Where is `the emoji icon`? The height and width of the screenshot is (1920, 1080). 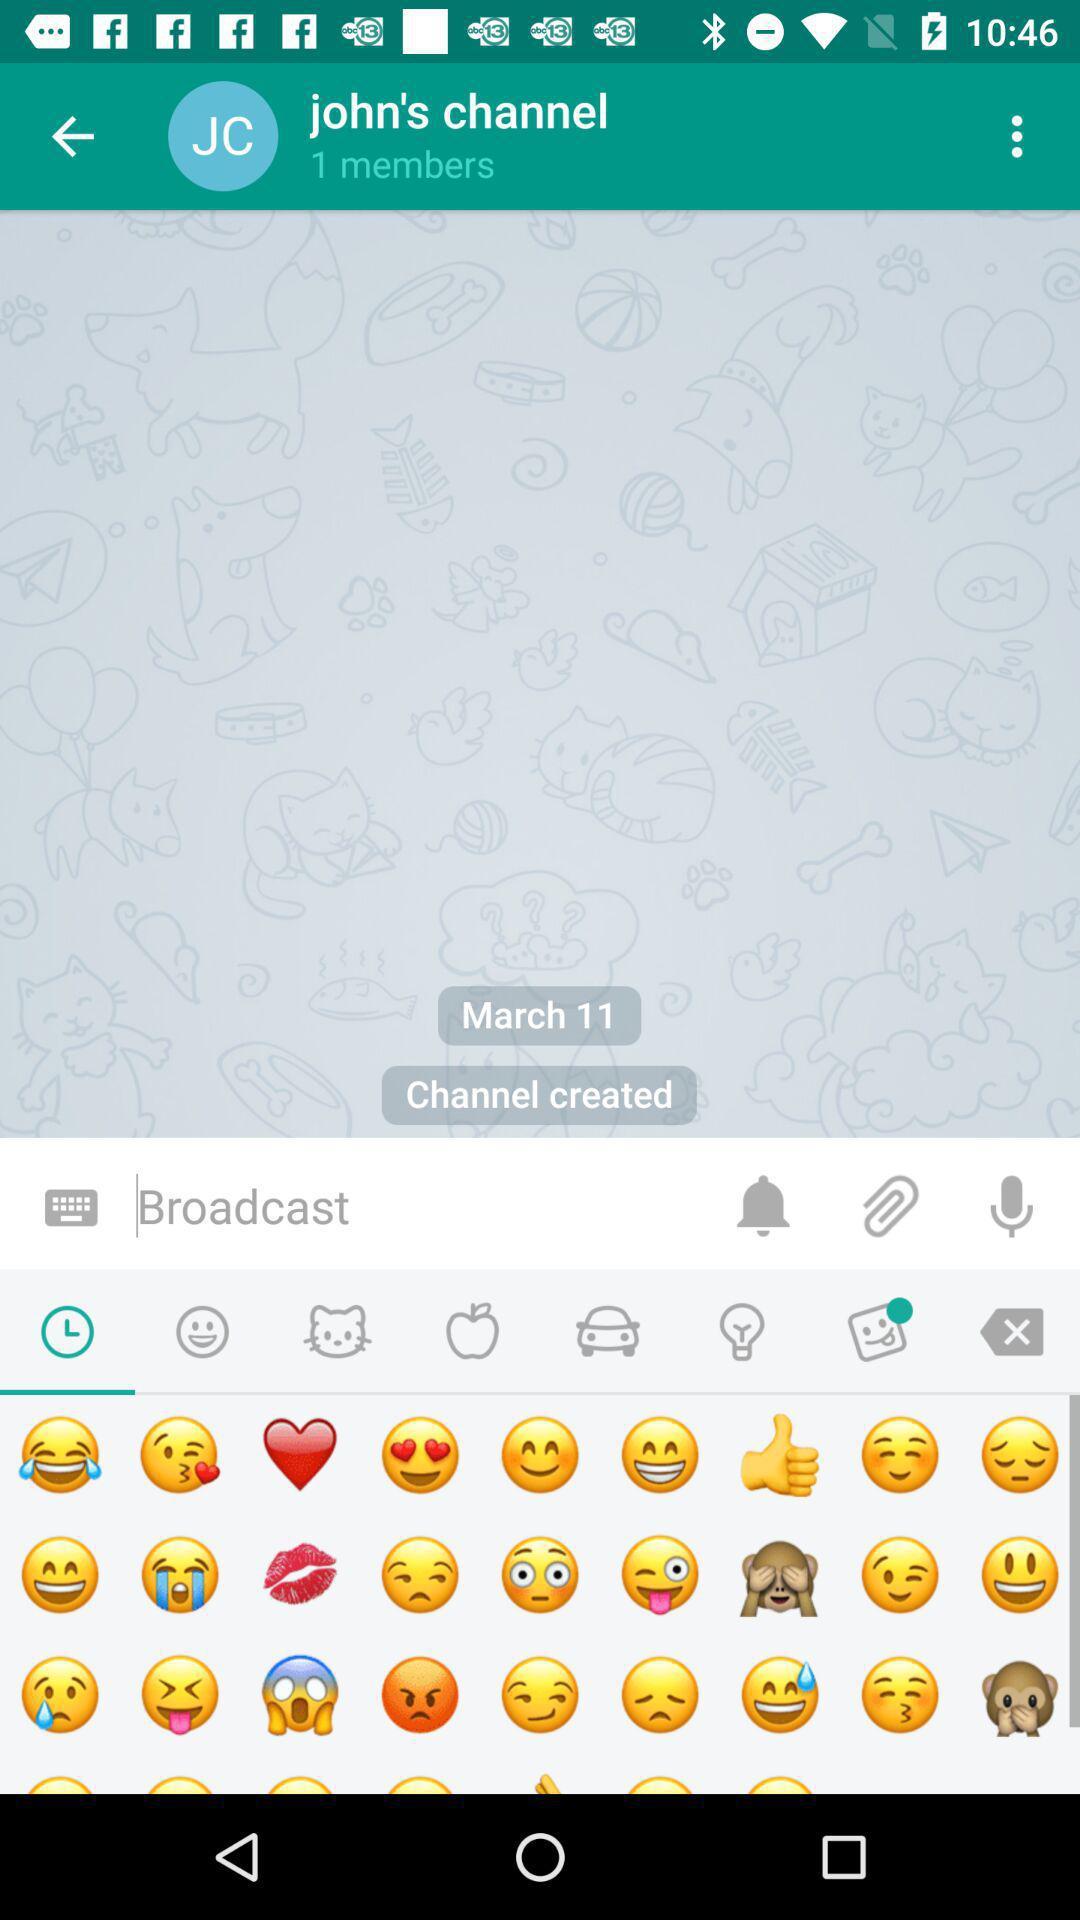 the emoji icon is located at coordinates (59, 1454).